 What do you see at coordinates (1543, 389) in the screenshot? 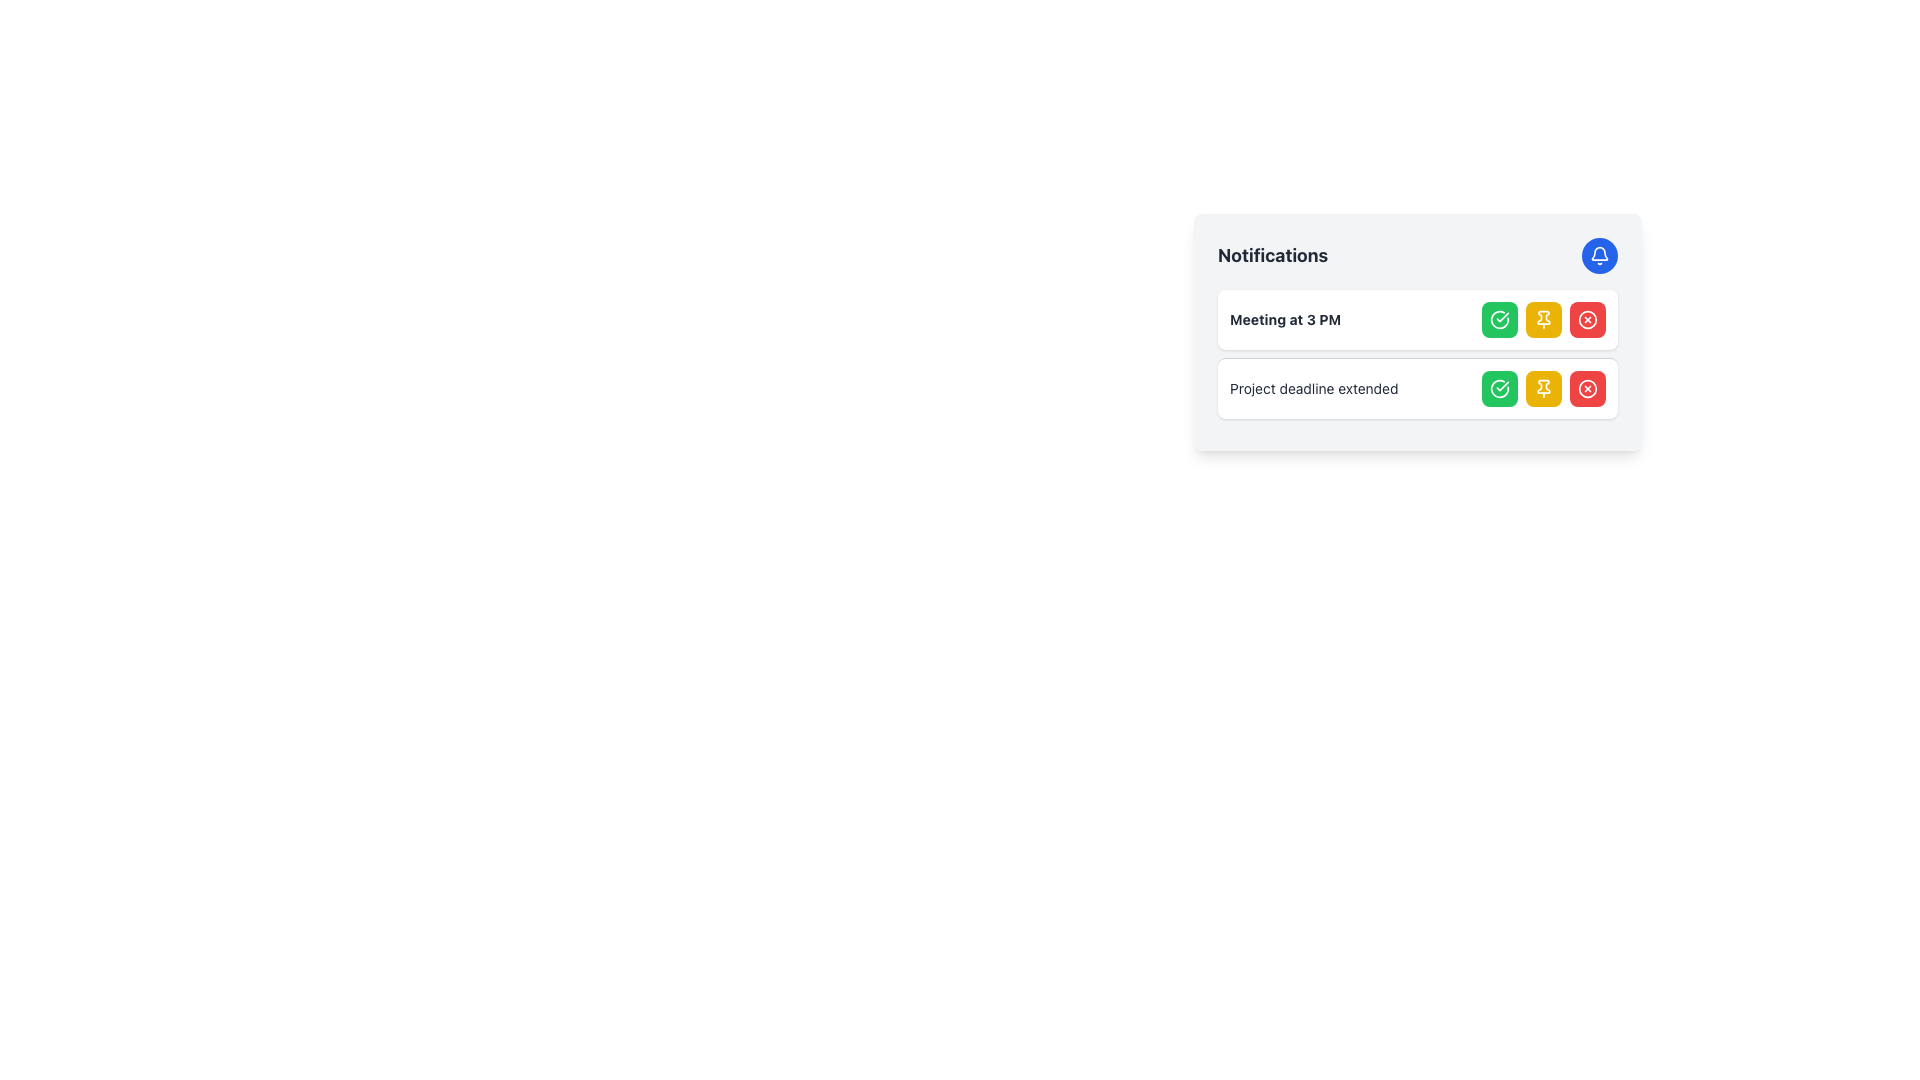
I see `the pin icon button located to the right of the 'Meeting at 3 PM' notification` at bounding box center [1543, 389].